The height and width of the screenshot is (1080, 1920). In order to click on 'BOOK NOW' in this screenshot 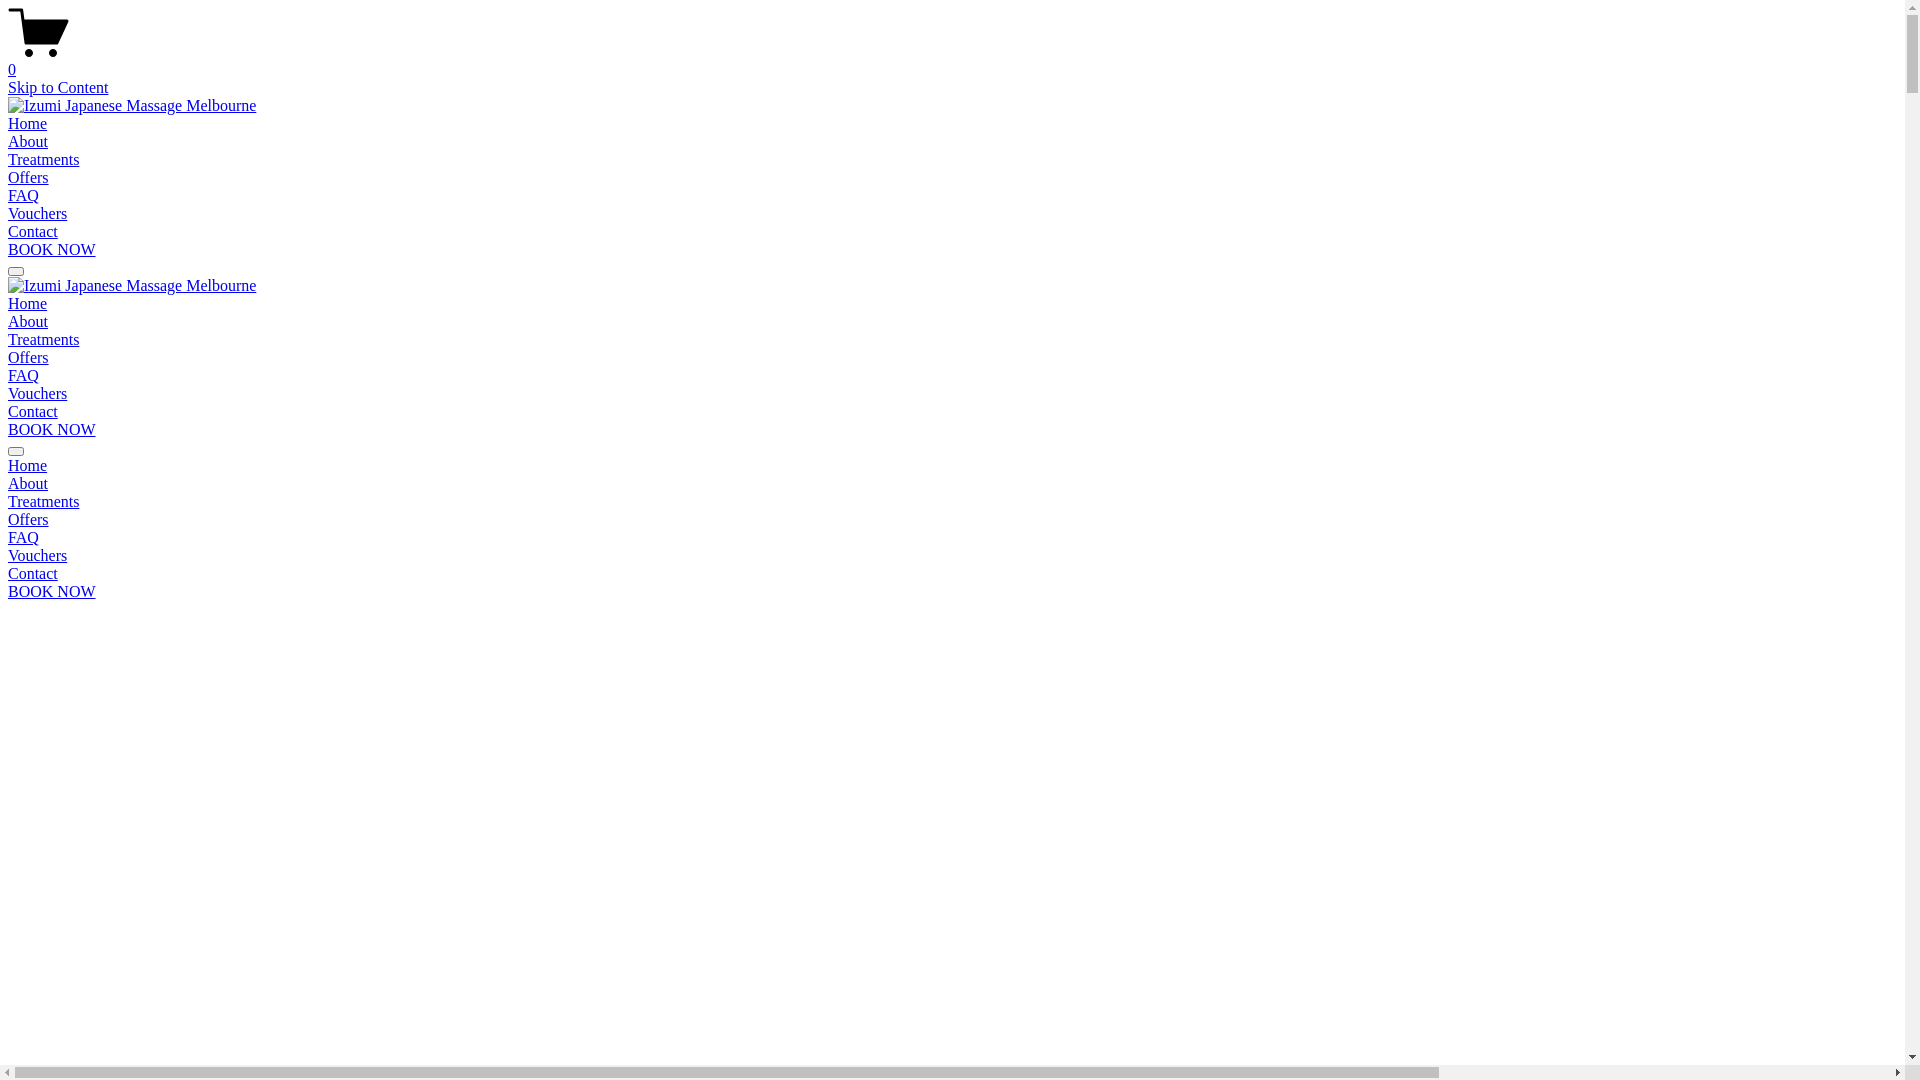, I will do `click(52, 590)`.